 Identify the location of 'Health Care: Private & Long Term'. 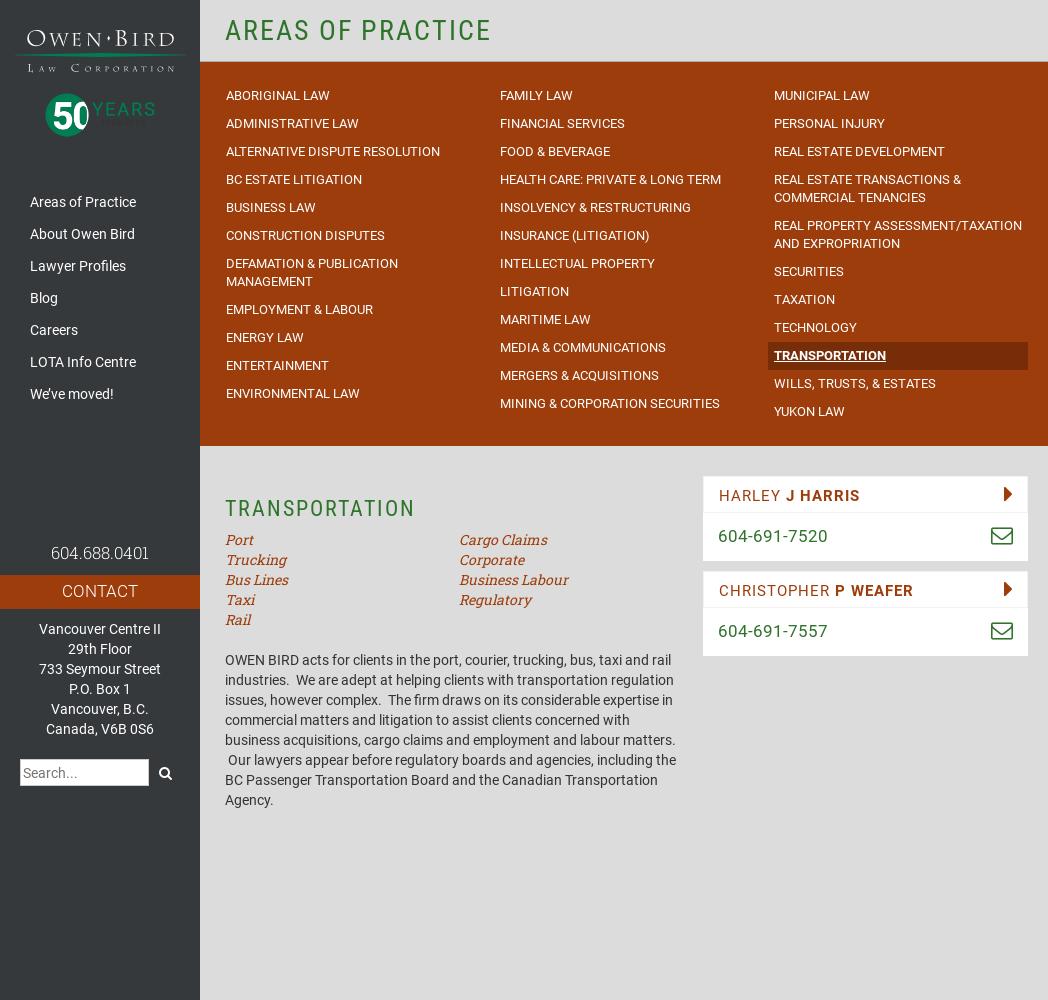
(500, 178).